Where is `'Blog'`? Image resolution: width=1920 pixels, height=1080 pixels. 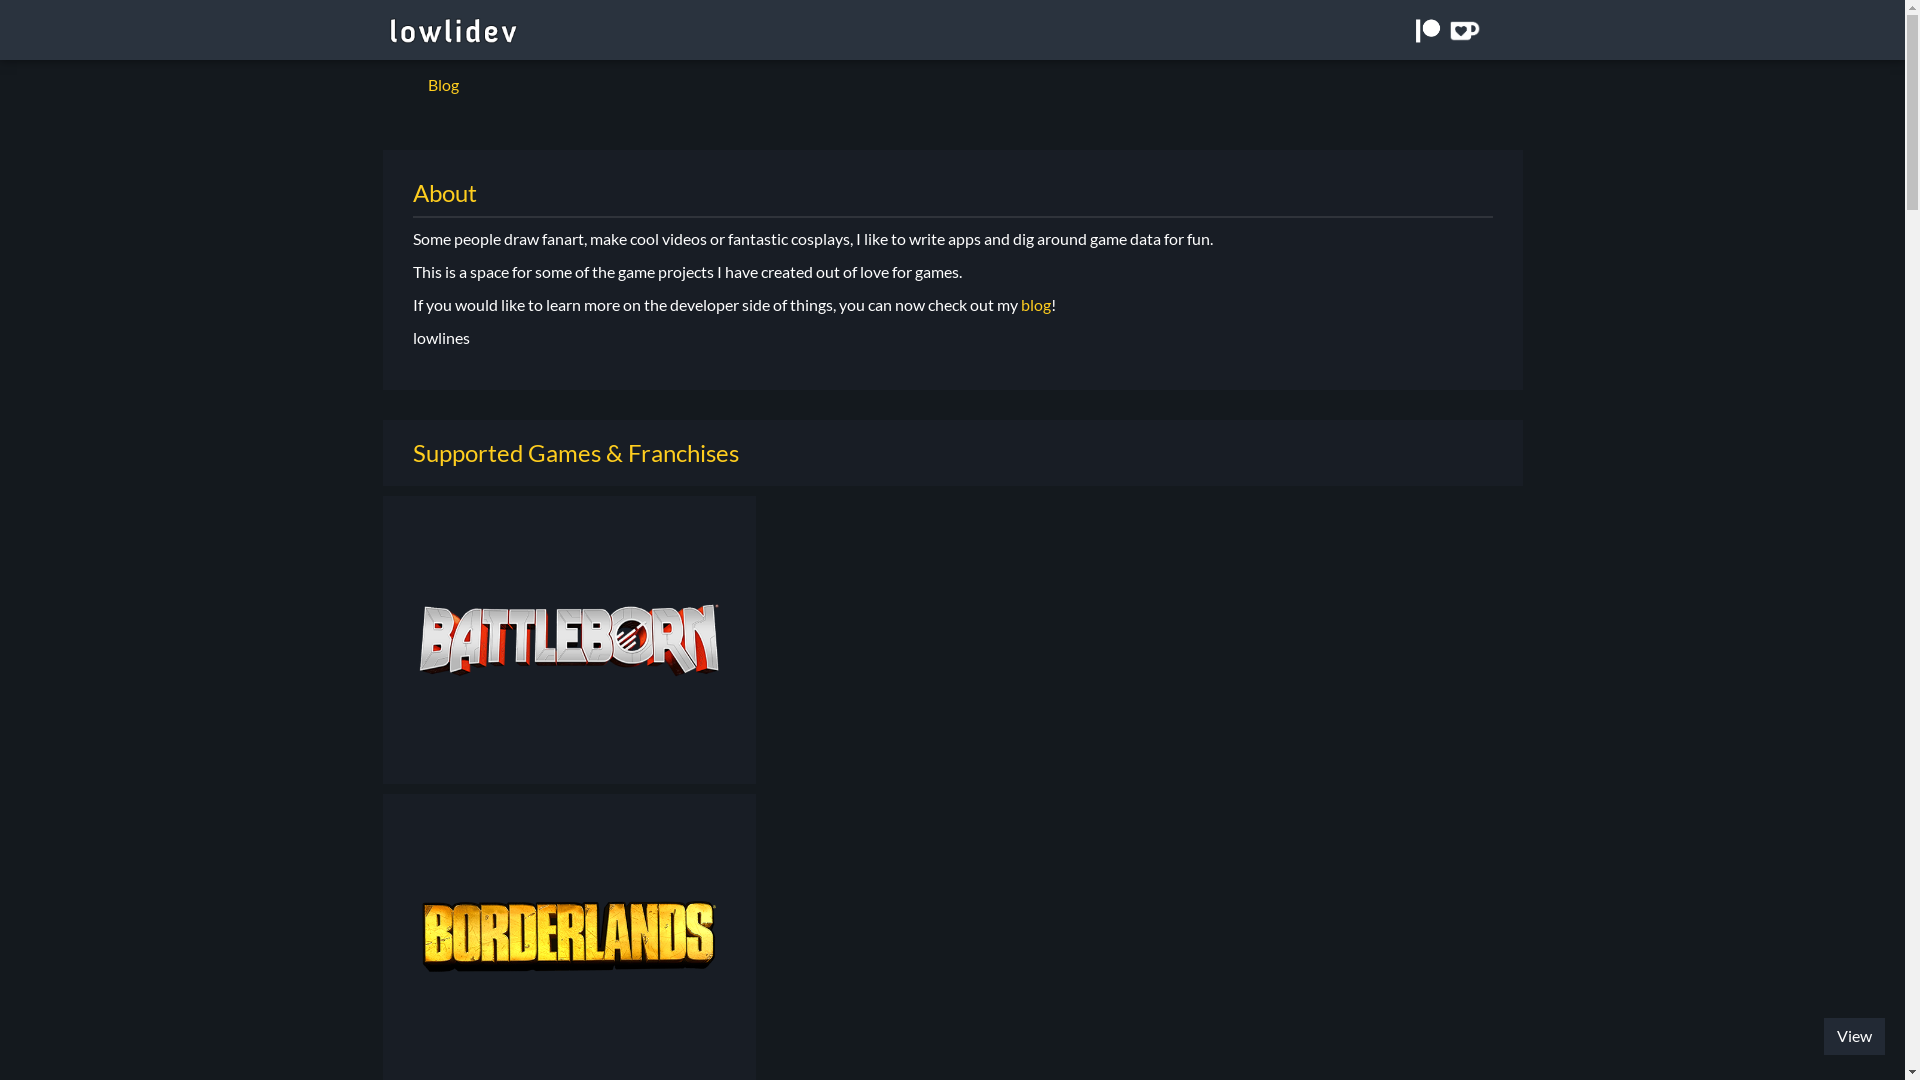 'Blog' is located at coordinates (441, 83).